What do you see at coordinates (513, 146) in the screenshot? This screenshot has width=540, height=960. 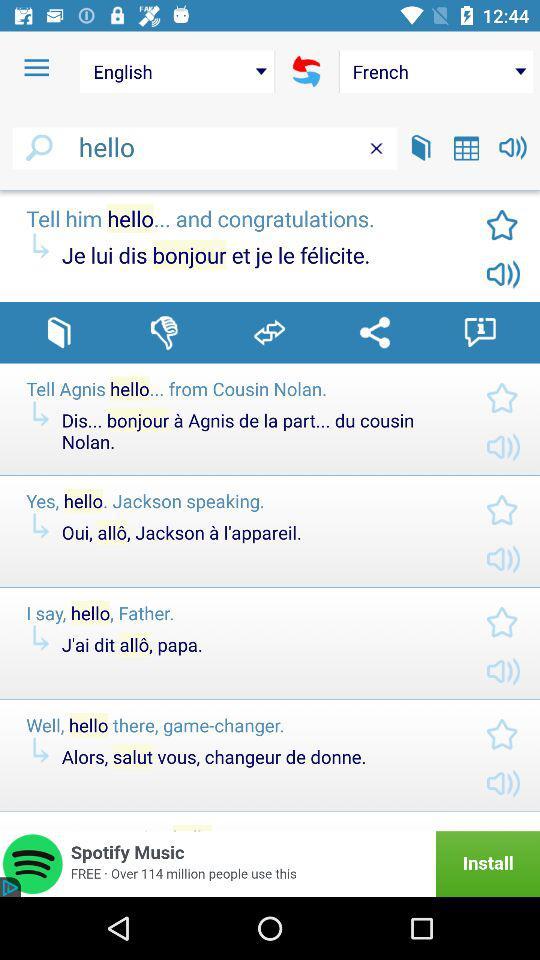 I see `adjust volume` at bounding box center [513, 146].